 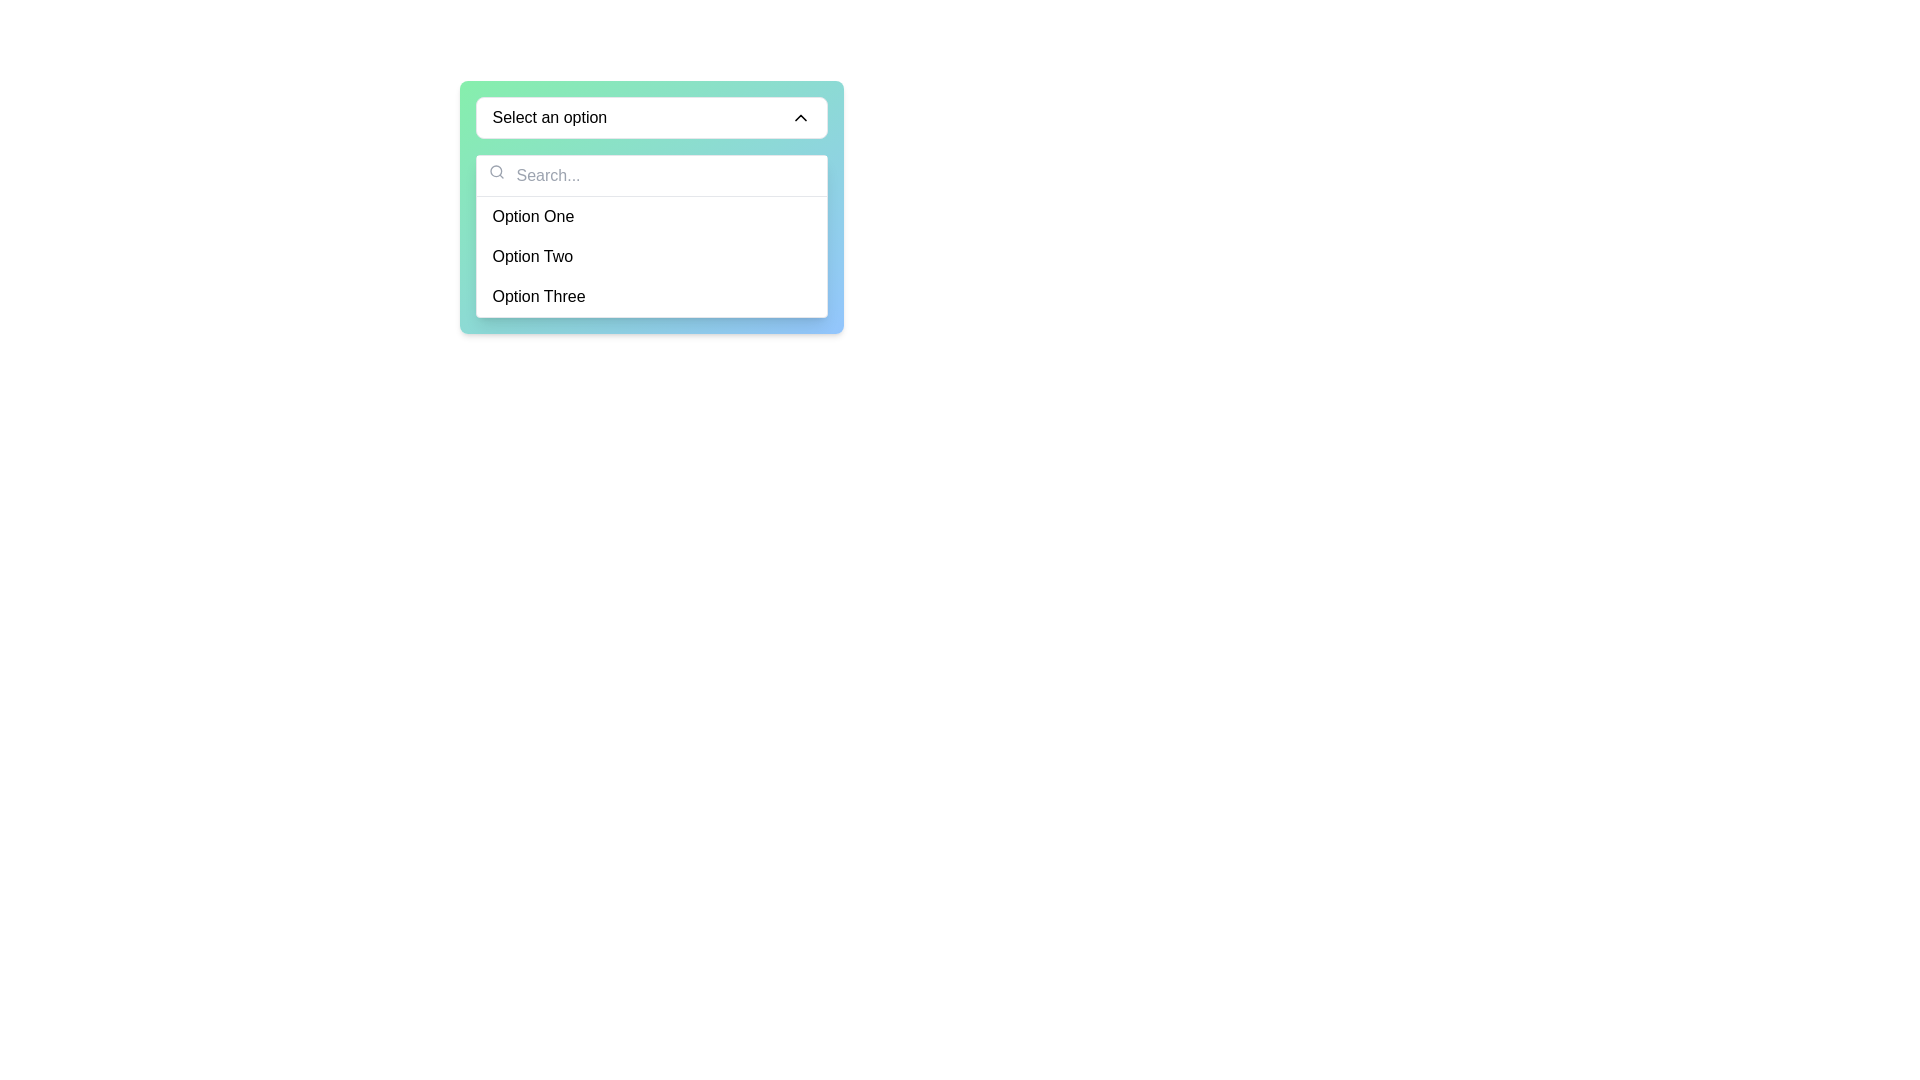 I want to click on the text label displaying 'Option One', so click(x=533, y=216).